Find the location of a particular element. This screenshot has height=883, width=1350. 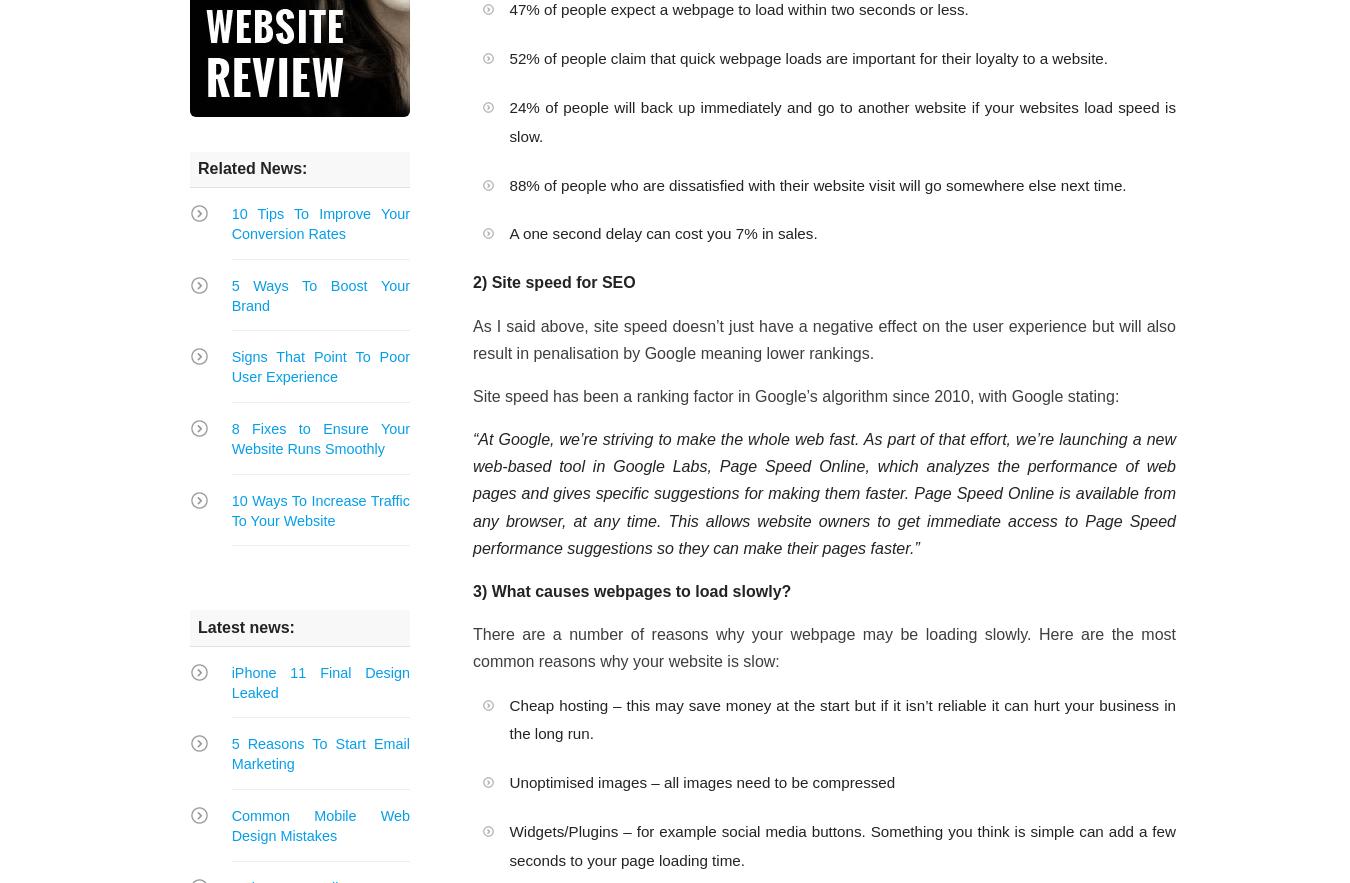

'5 Ways To Boost Your Brand' is located at coordinates (318, 295).